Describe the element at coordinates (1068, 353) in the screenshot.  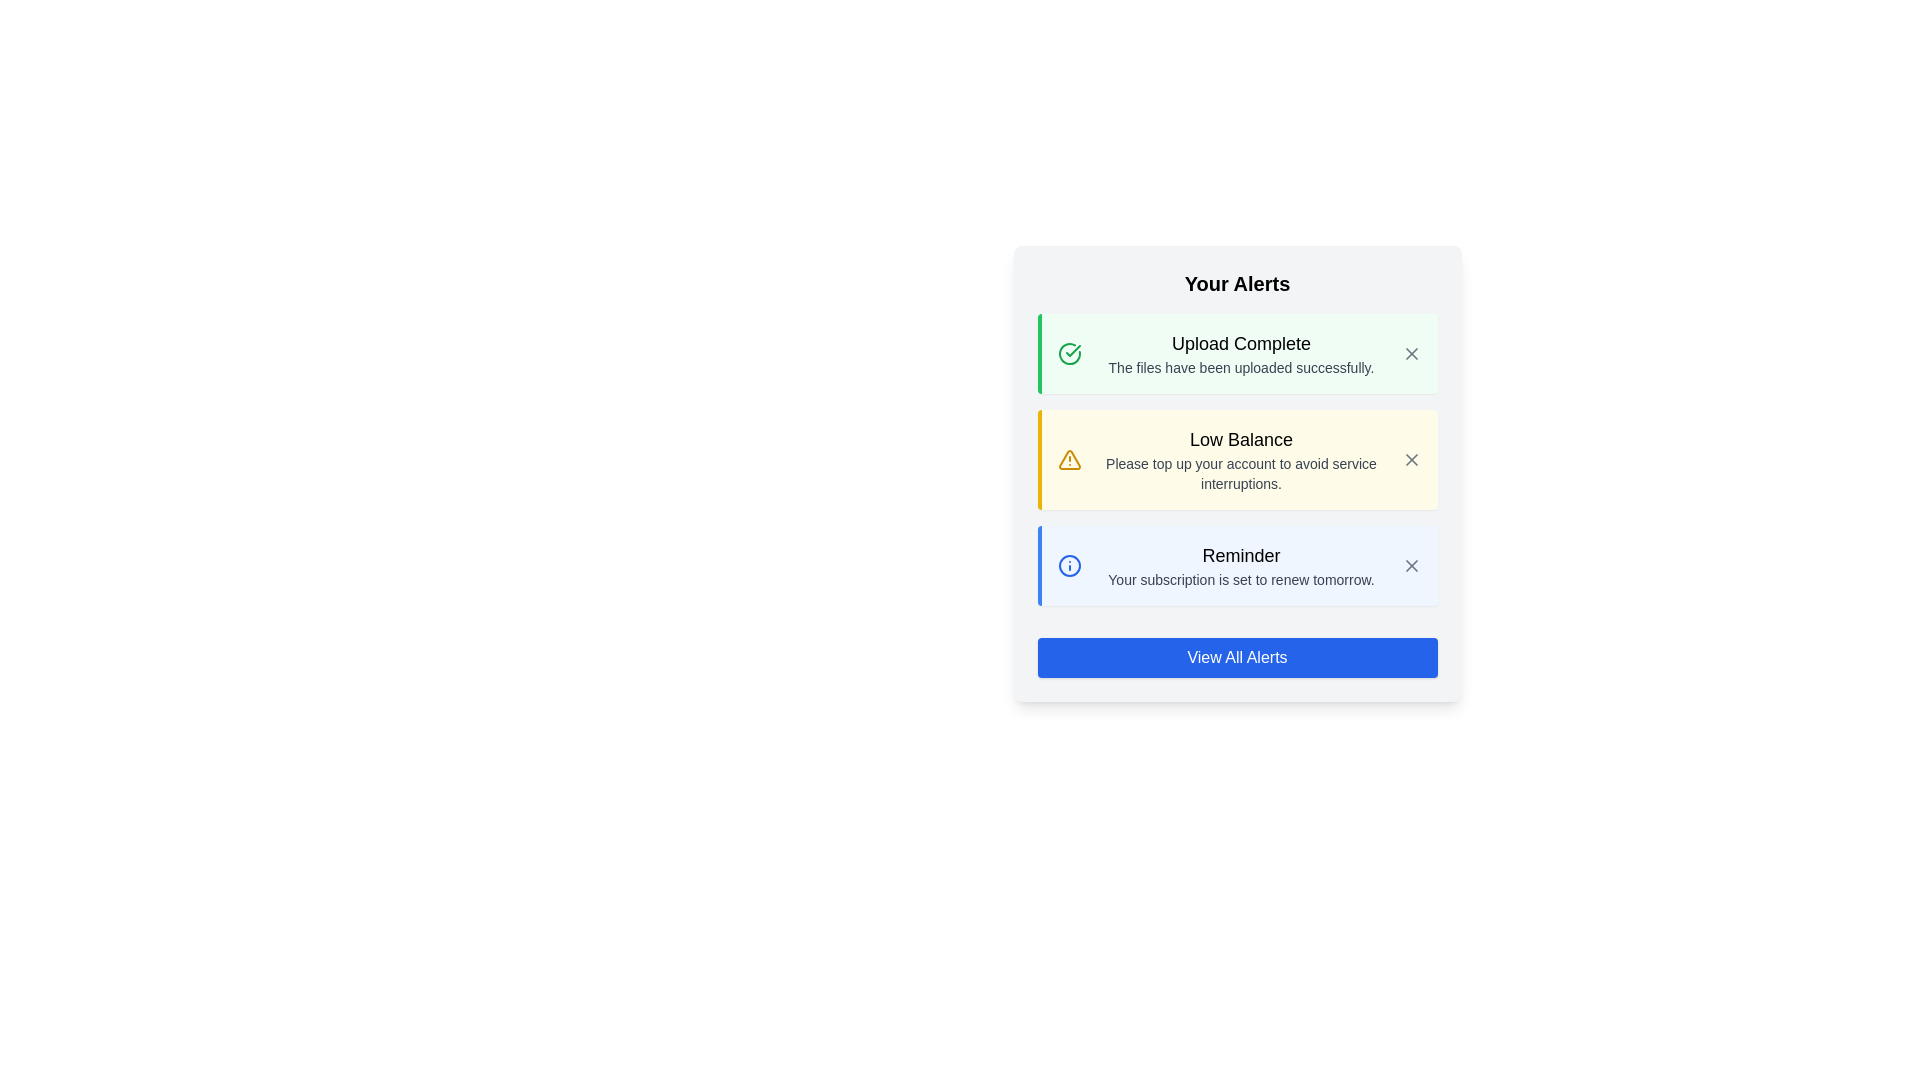
I see `the upload complete icon located at the top-left corner of the 'Upload Complete' alert box to indicate successful completion of an upload event` at that location.